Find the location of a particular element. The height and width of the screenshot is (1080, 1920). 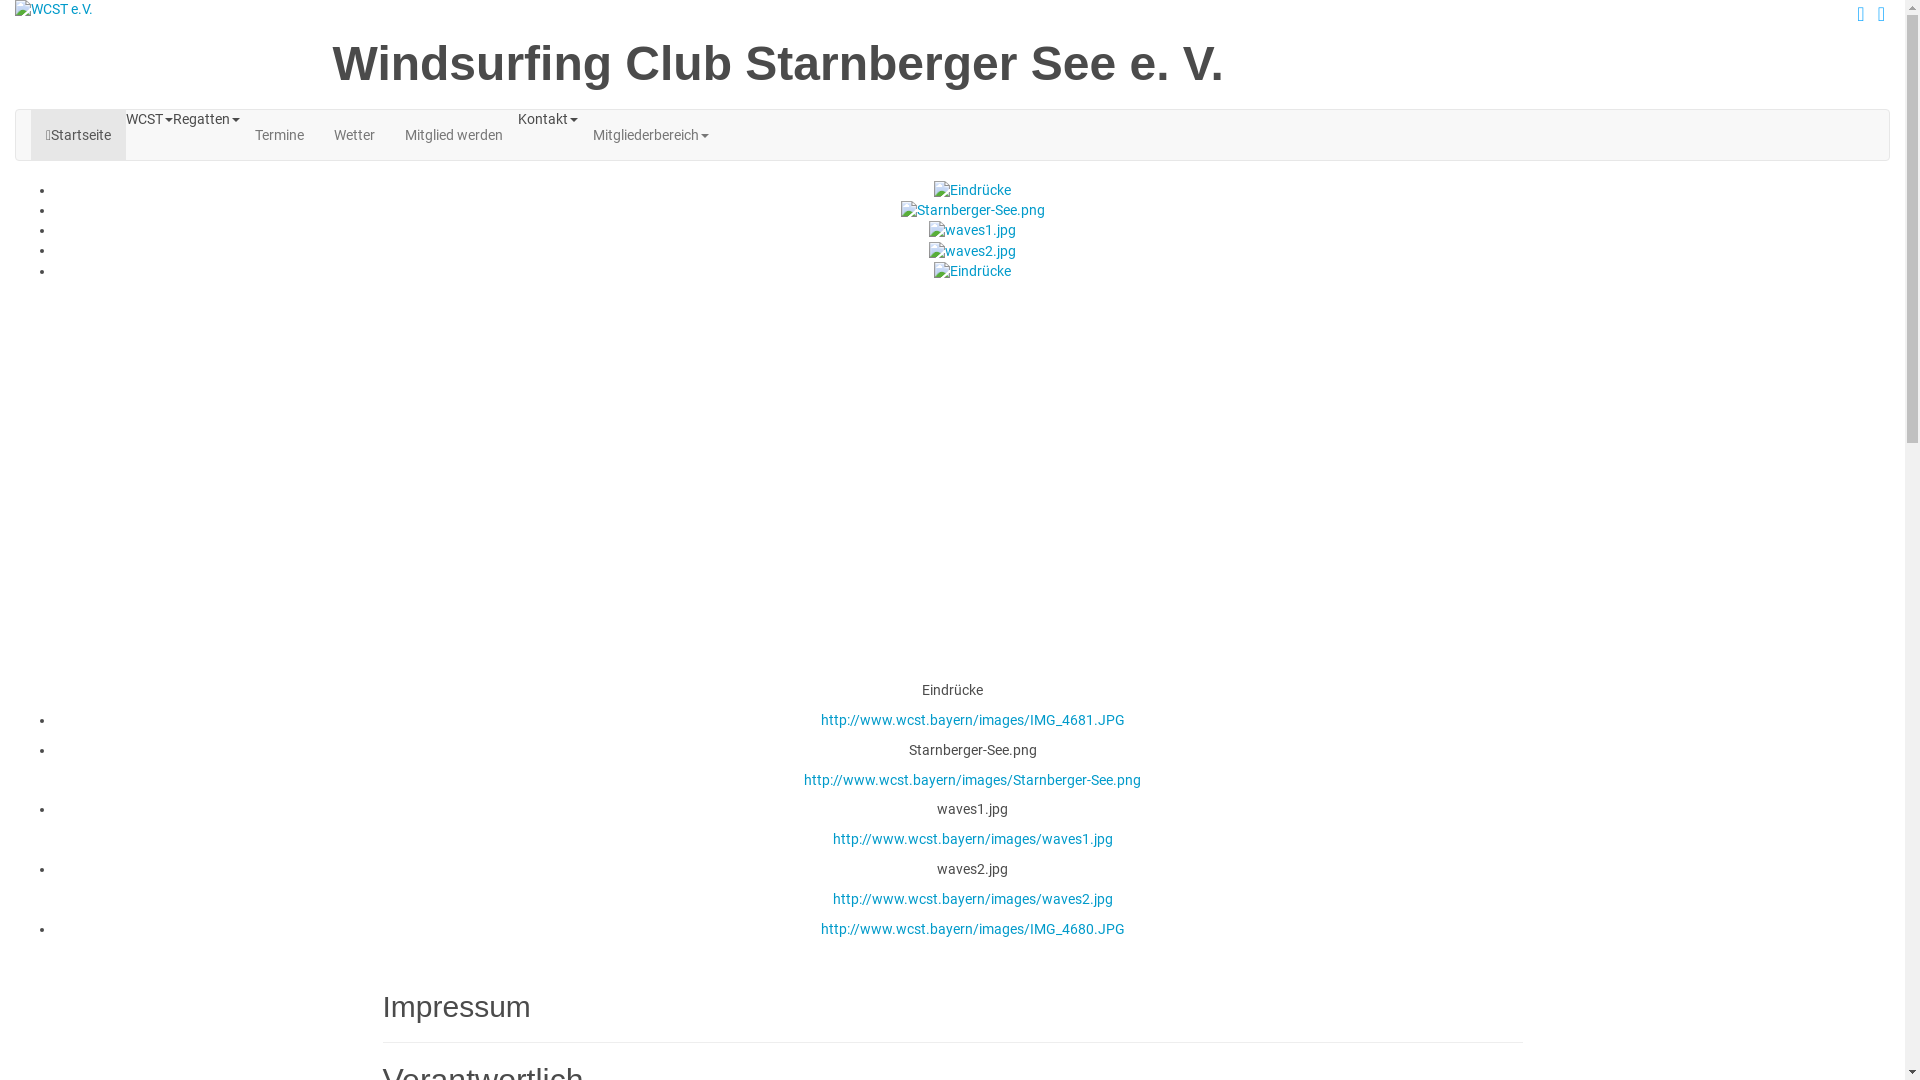

'Mitglied werden' is located at coordinates (453, 135).